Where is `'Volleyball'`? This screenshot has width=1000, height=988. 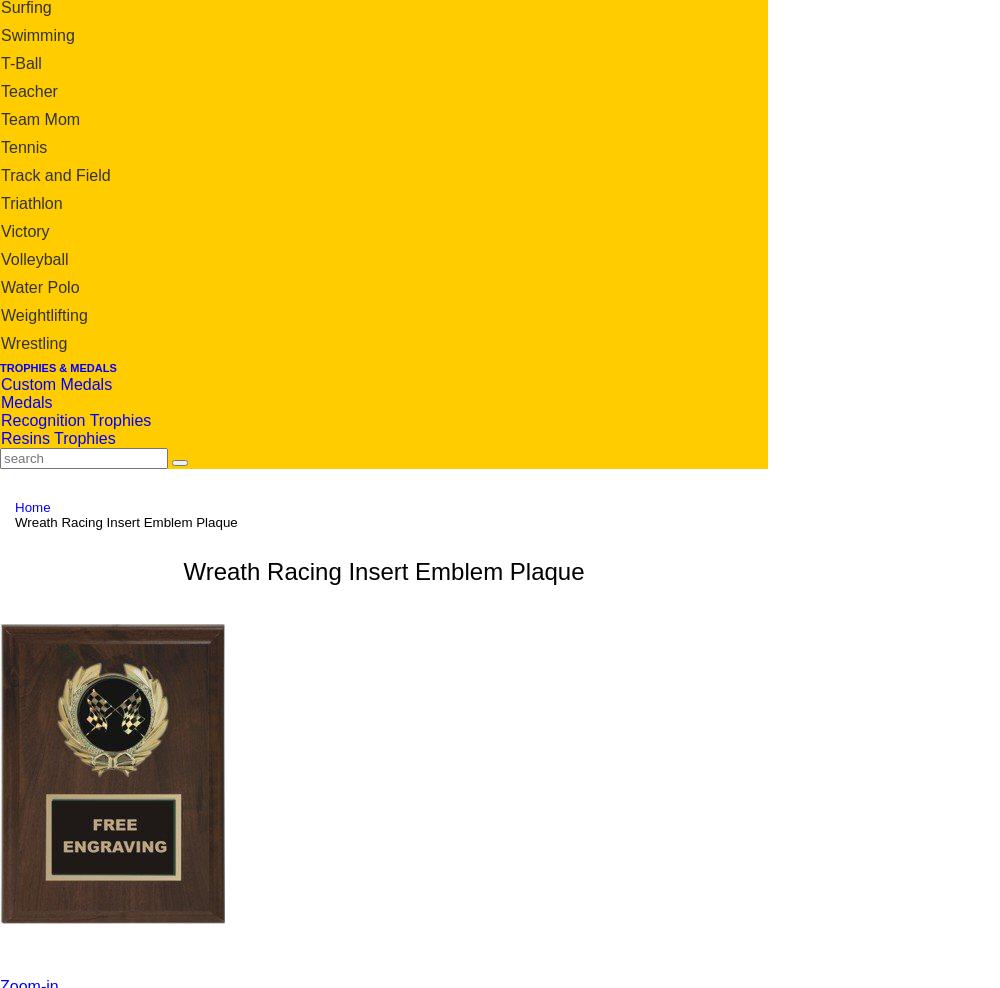 'Volleyball' is located at coordinates (1, 257).